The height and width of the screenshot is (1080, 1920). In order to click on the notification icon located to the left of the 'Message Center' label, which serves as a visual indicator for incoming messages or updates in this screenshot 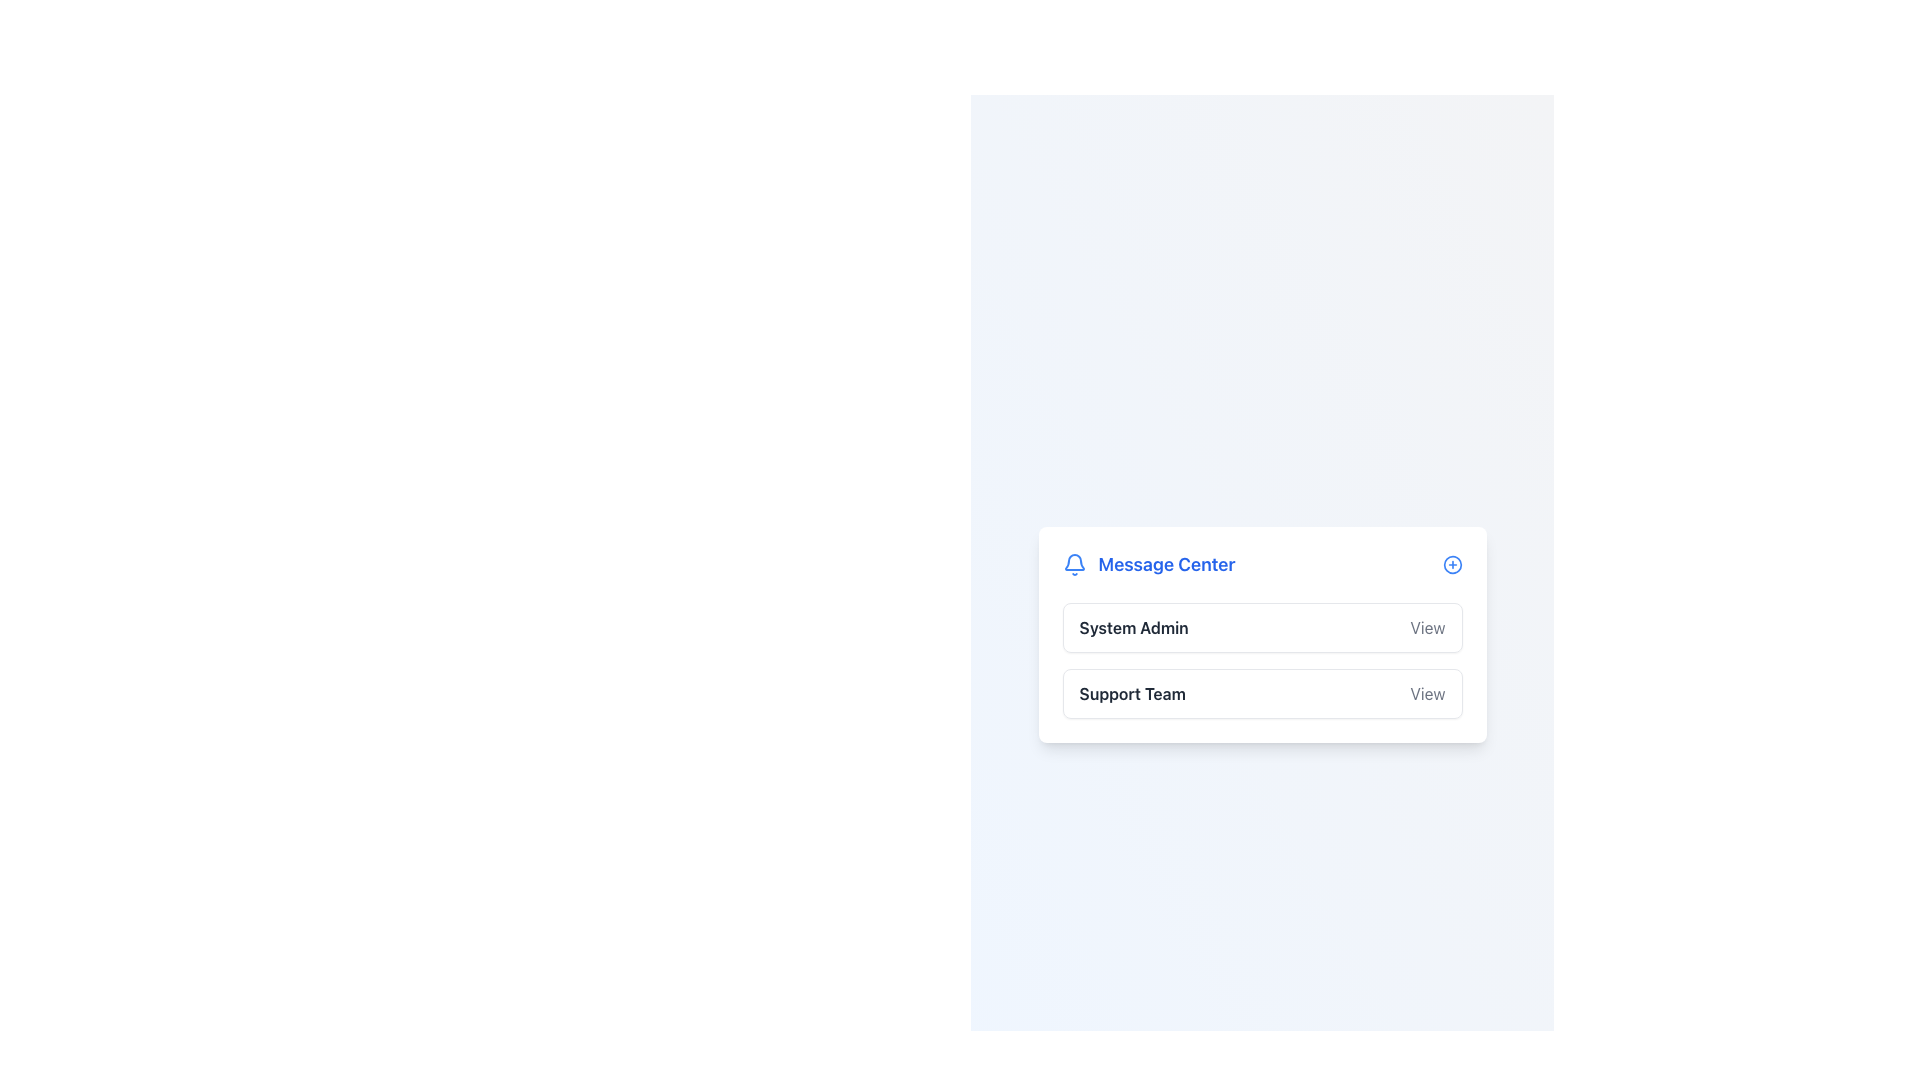, I will do `click(1073, 564)`.